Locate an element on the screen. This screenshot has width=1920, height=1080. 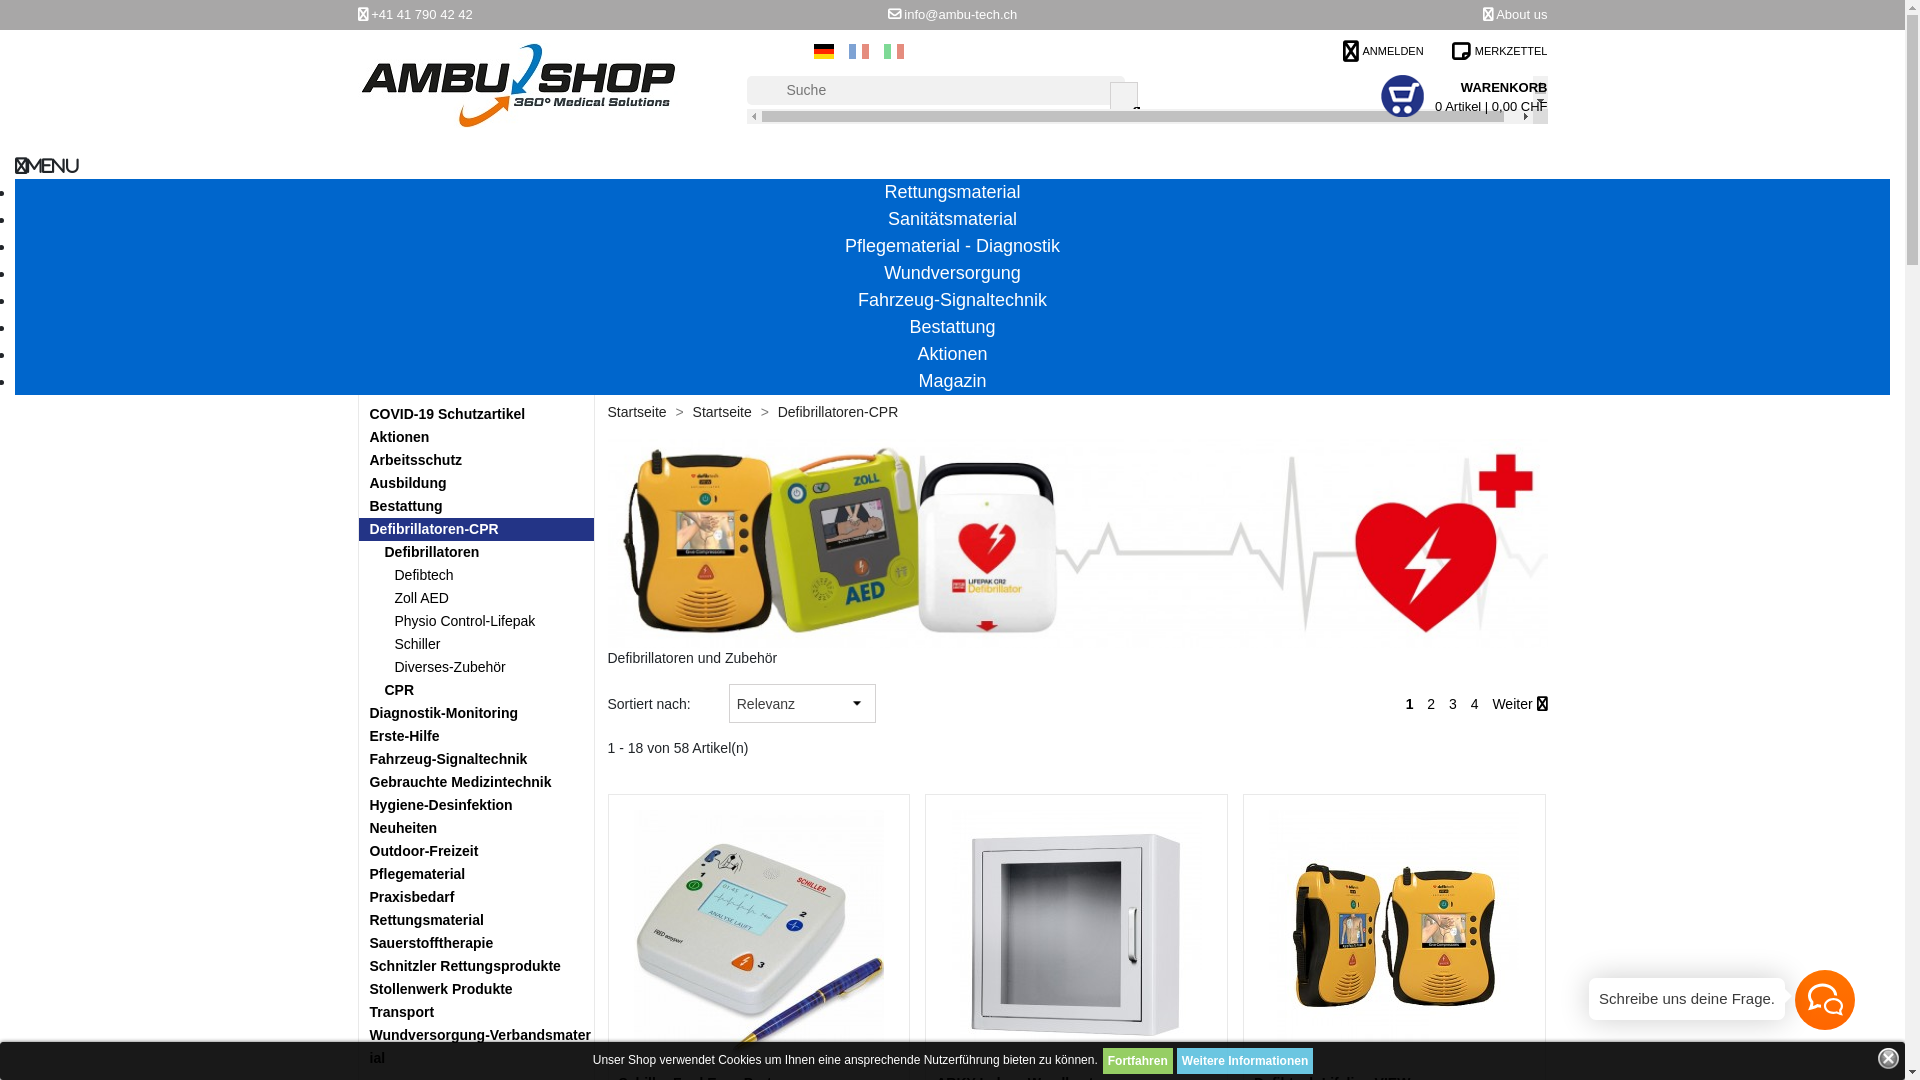
'Arbeitsschutz' is located at coordinates (358, 459).